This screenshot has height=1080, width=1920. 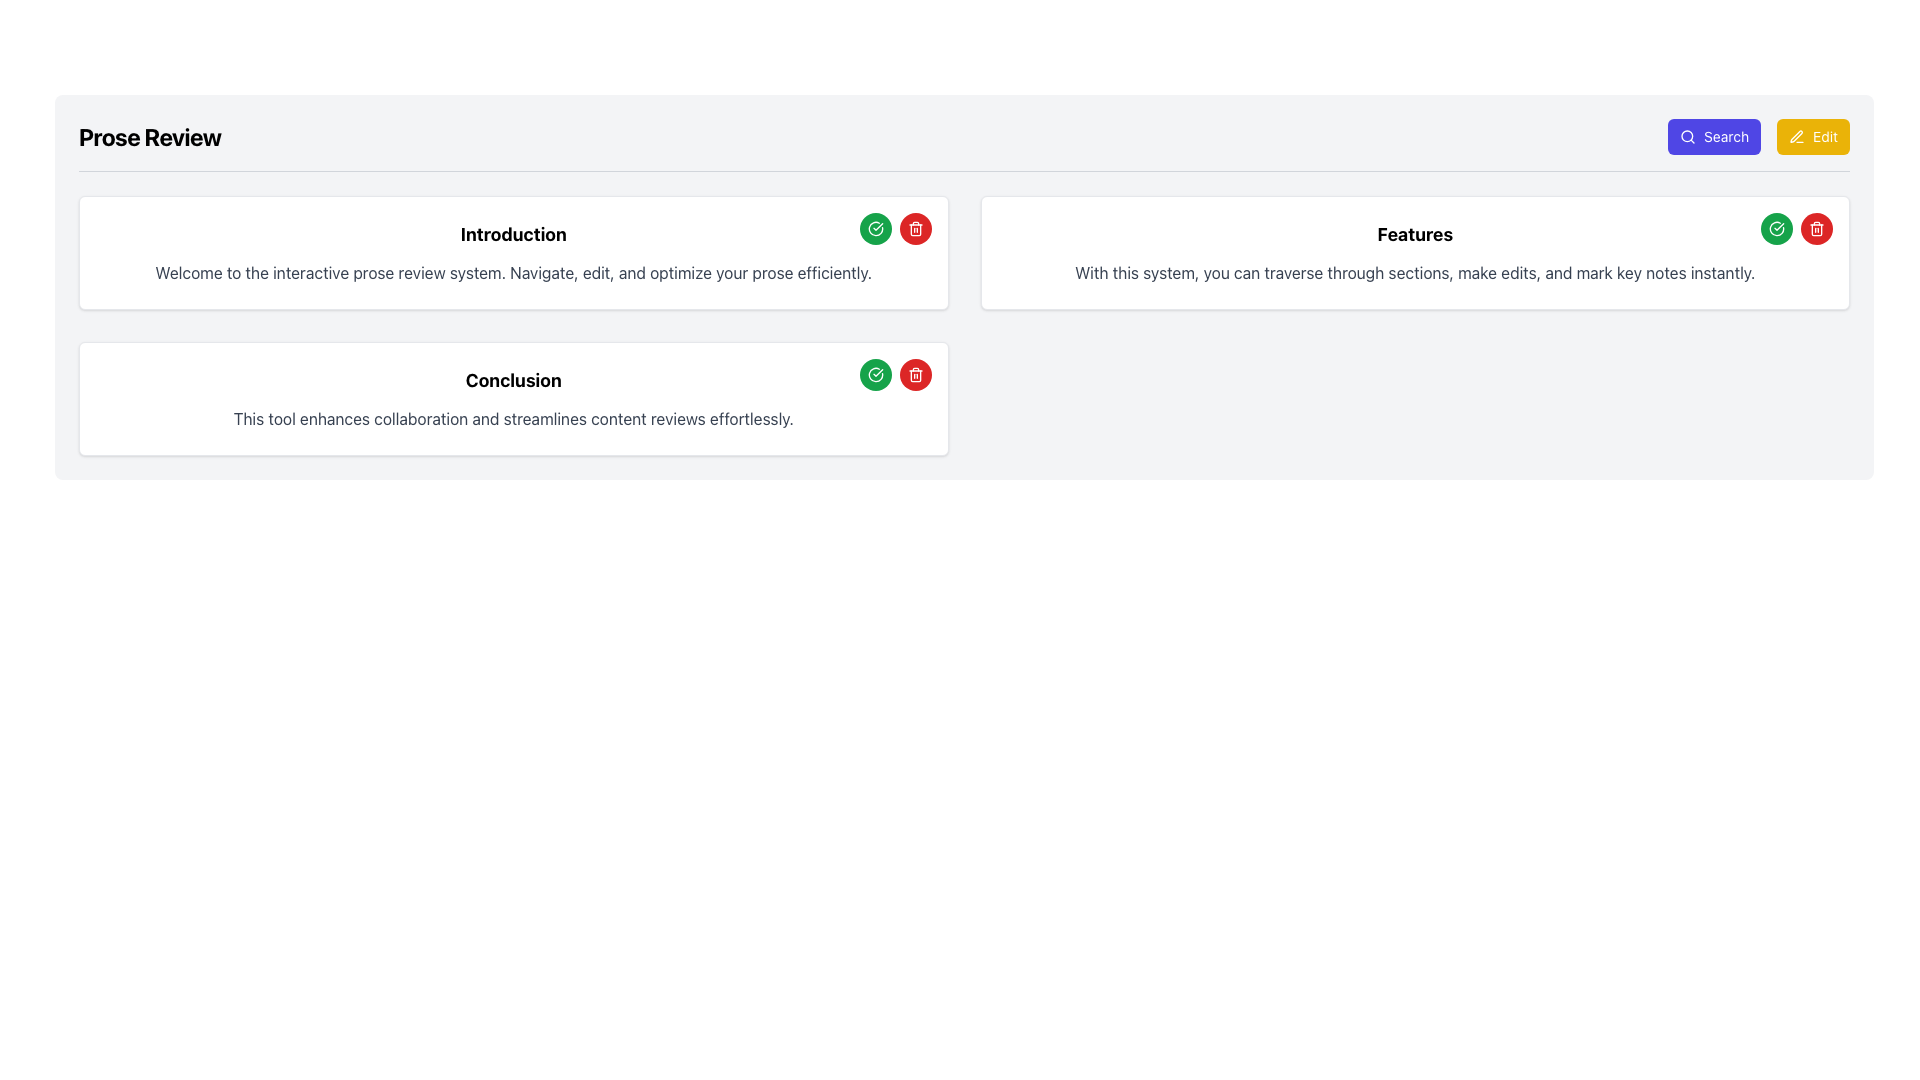 I want to click on description text block located directly below the heading in the 'Conclusion' section, which provides additional information in a concise manner, so click(x=513, y=418).